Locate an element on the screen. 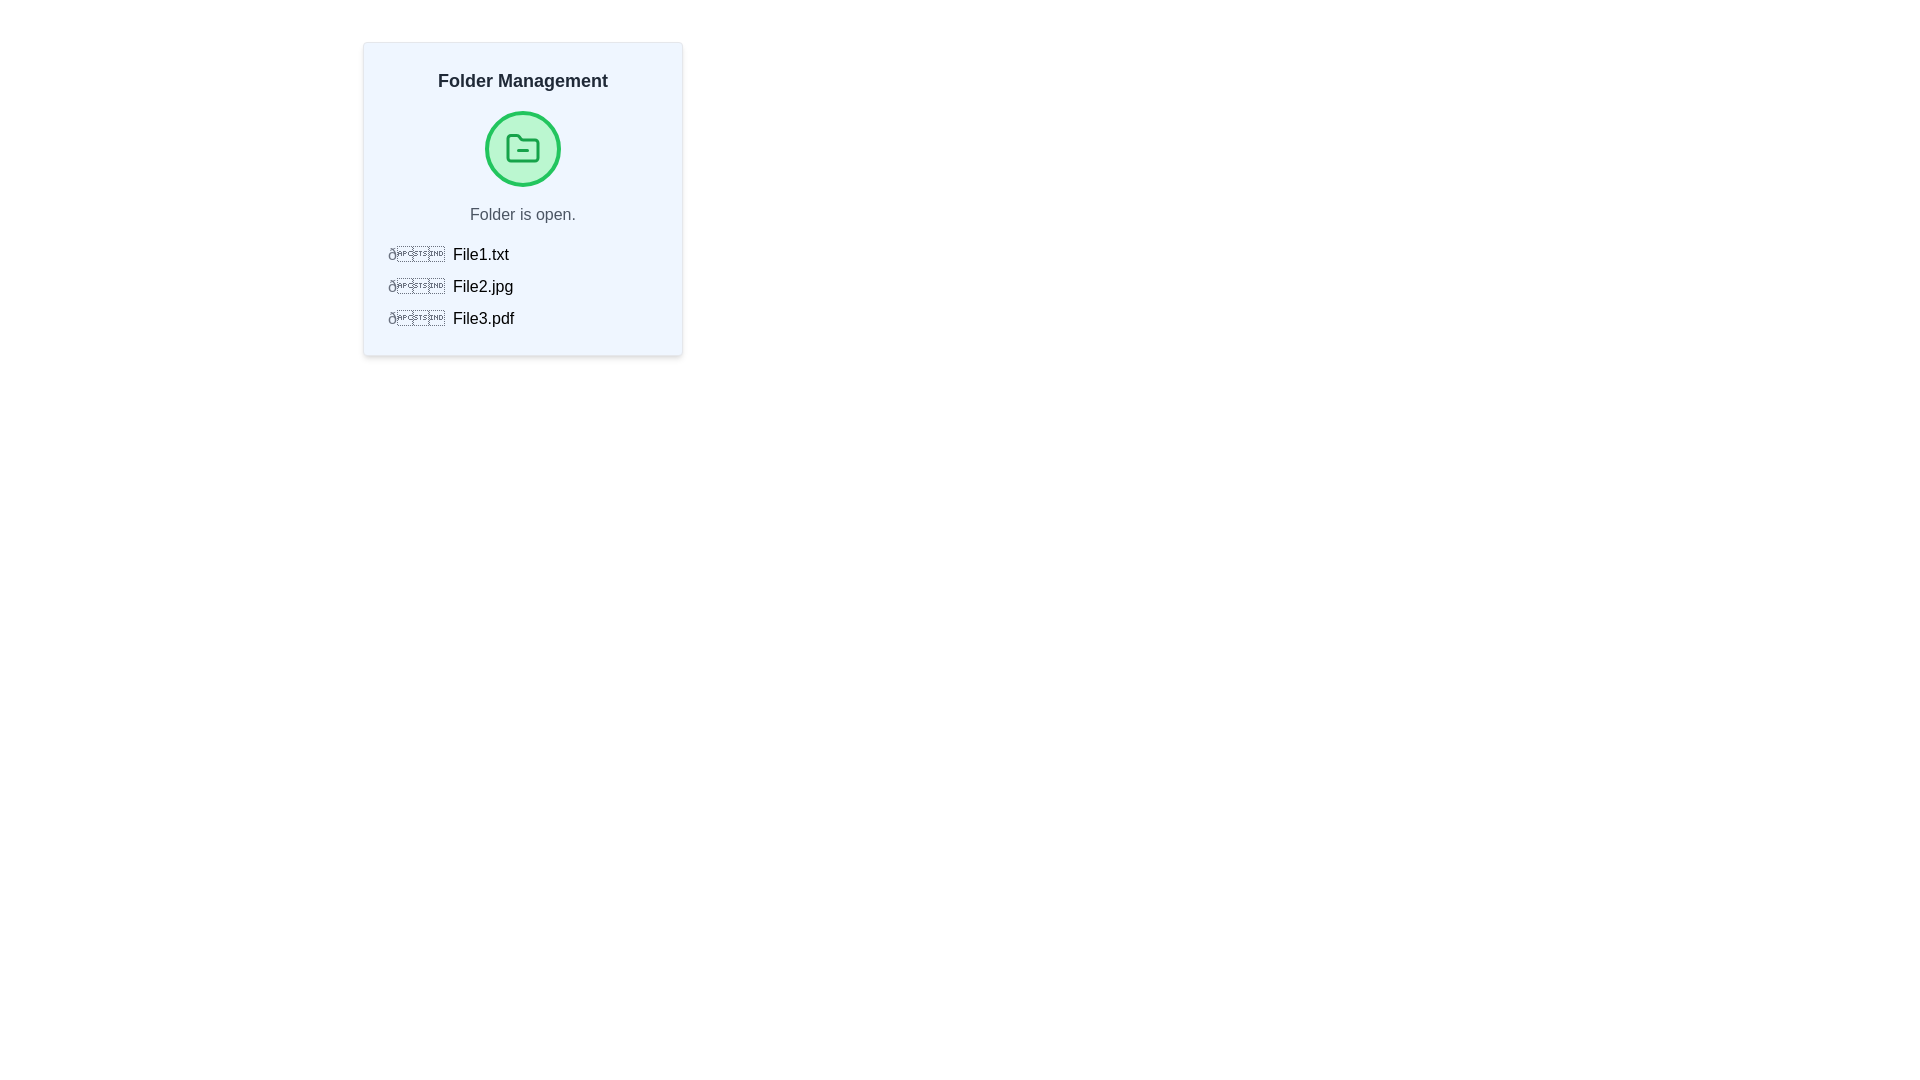 The height and width of the screenshot is (1080, 1920). the icon located to the left of the text 'File2.jpg' is located at coordinates (415, 286).